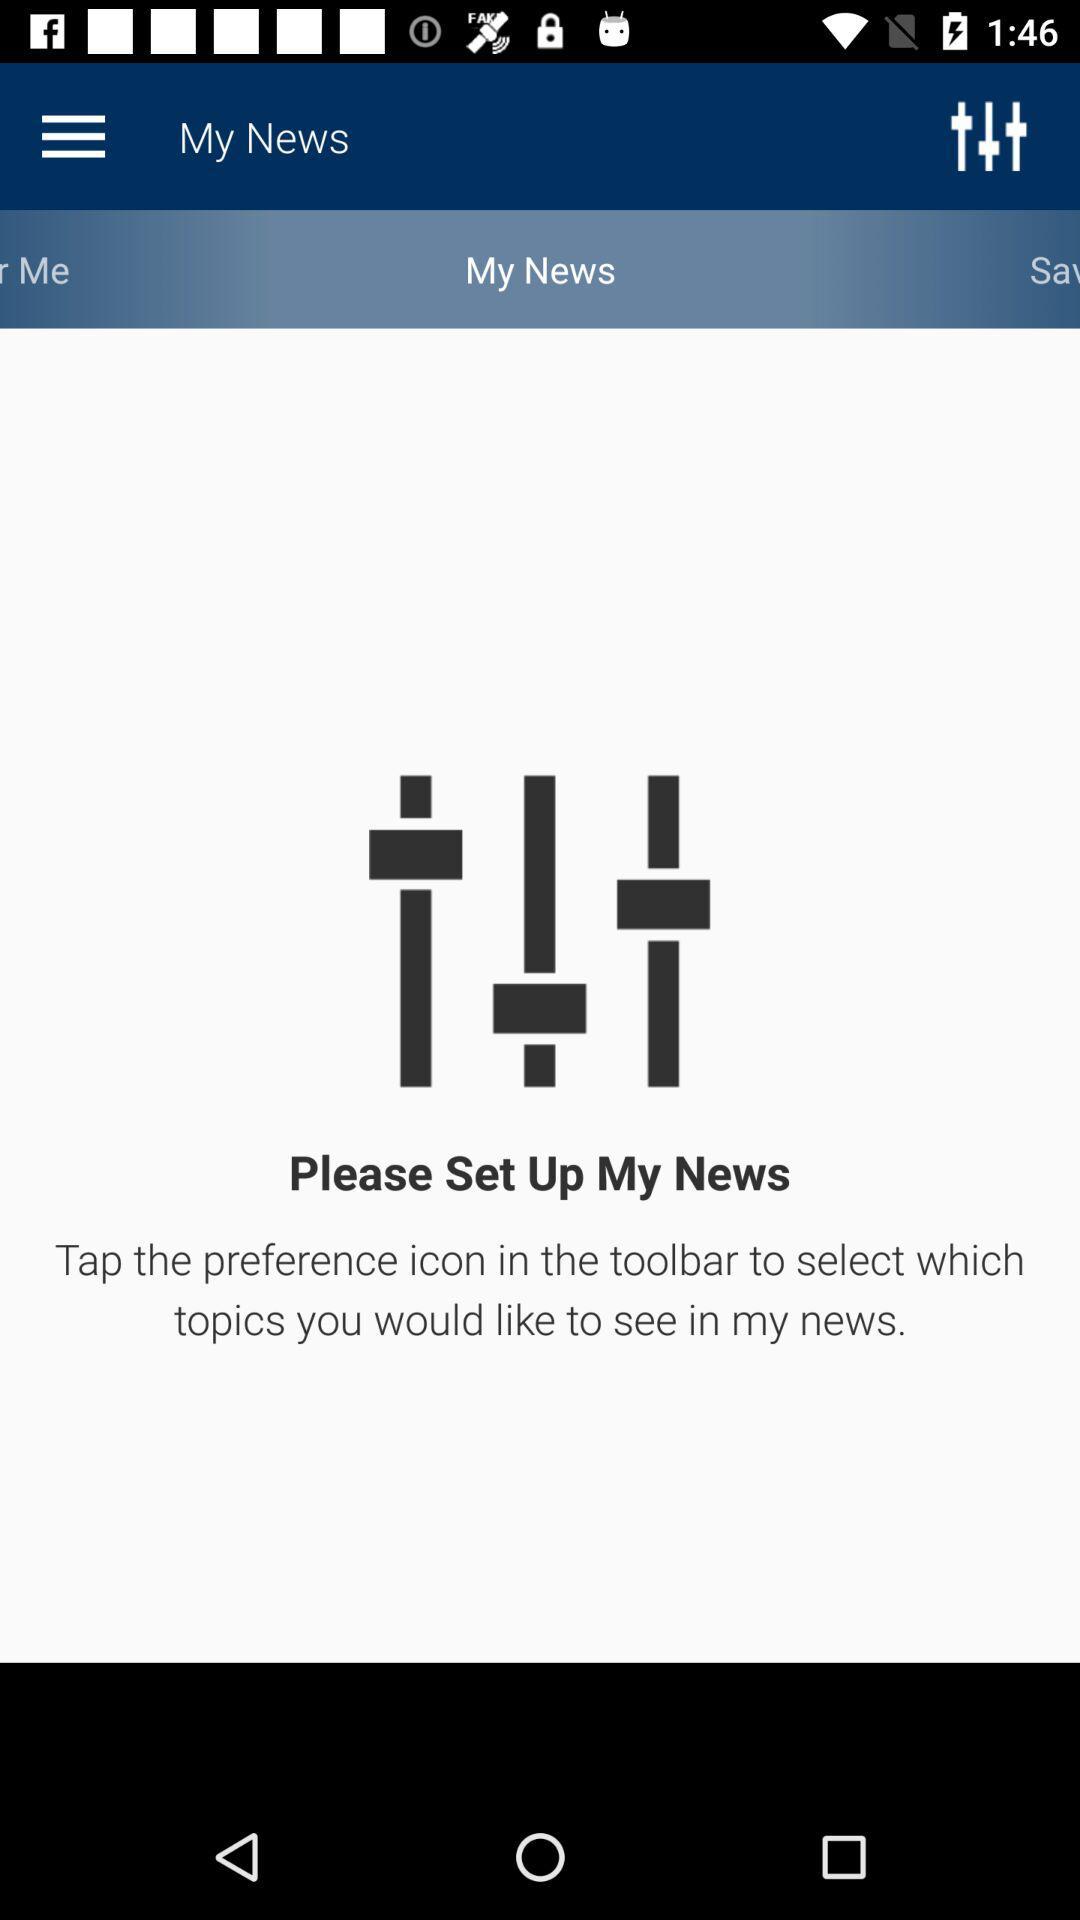  I want to click on customize, so click(72, 135).